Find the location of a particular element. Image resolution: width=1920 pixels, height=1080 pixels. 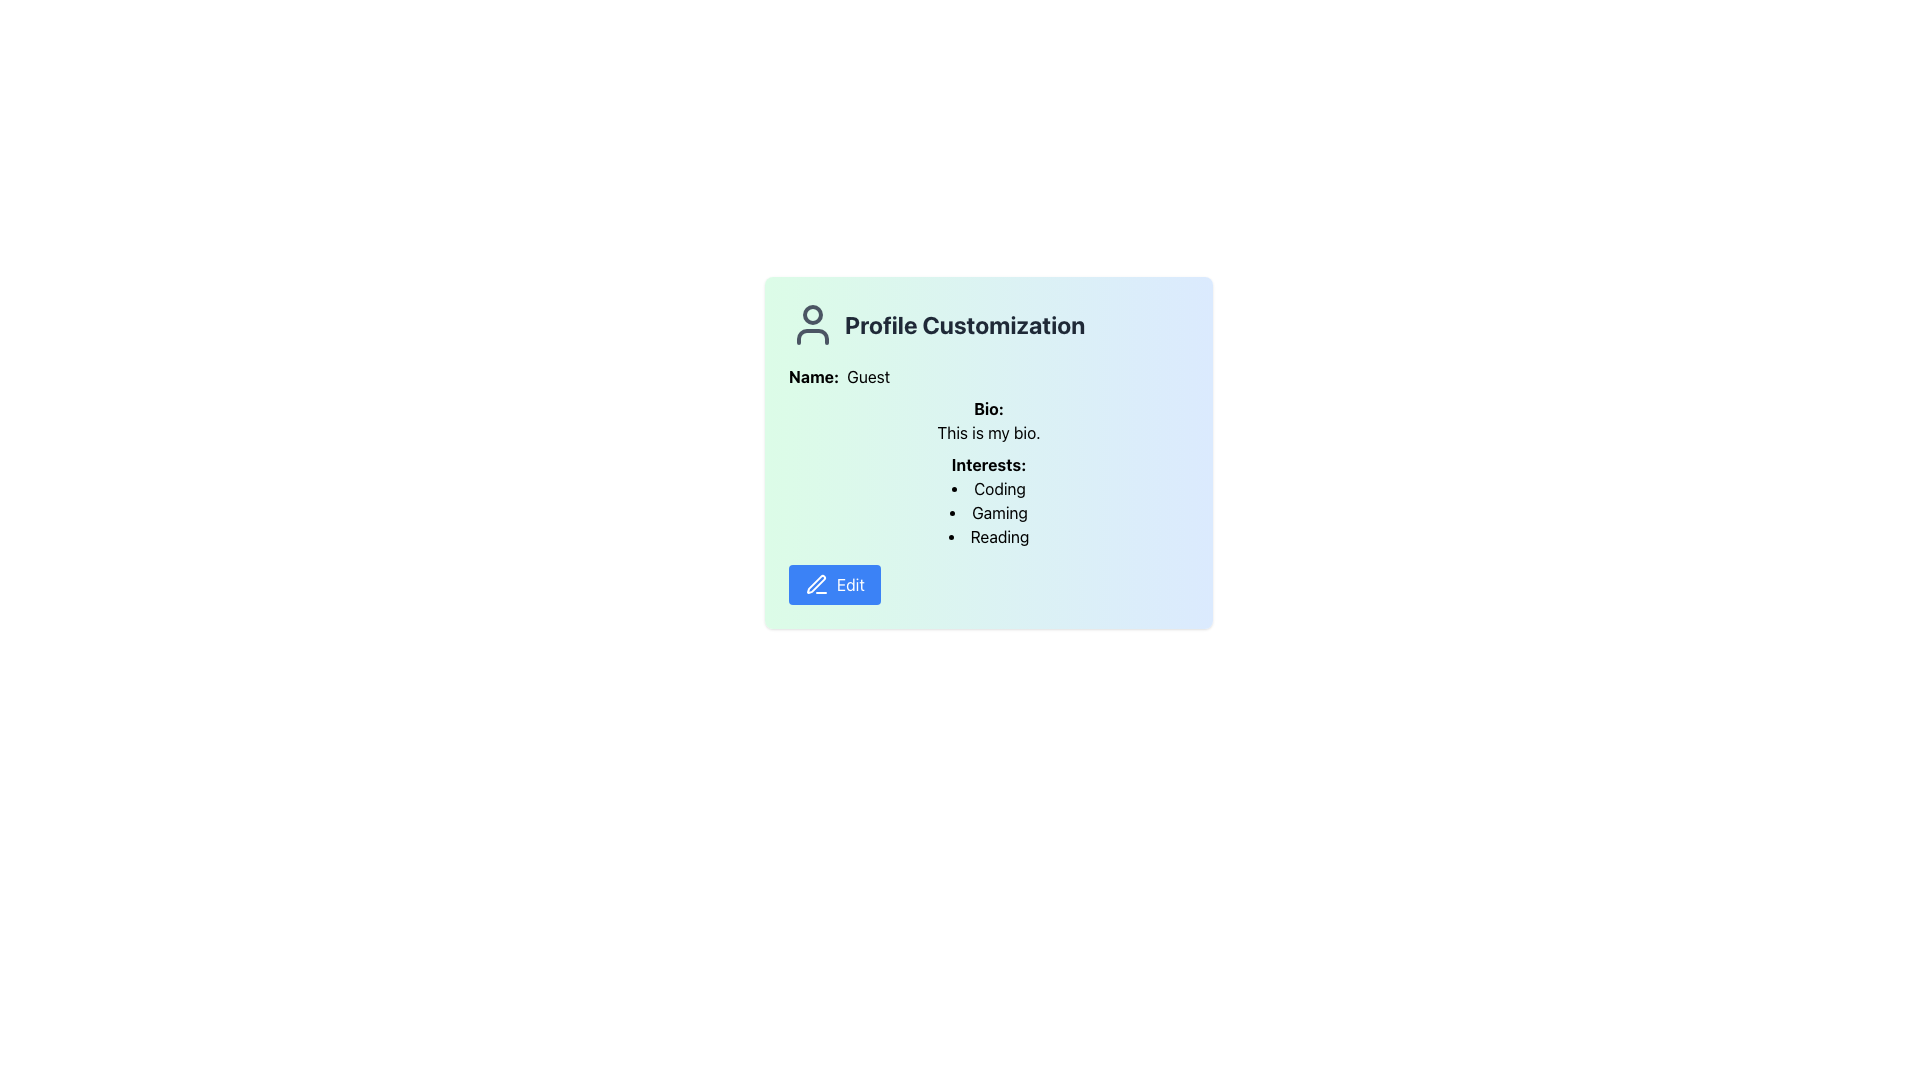

the user-related features icon, which is a gray circular icon resembling a person, positioned to the left of the text 'Profile Customization' is located at coordinates (812, 323).